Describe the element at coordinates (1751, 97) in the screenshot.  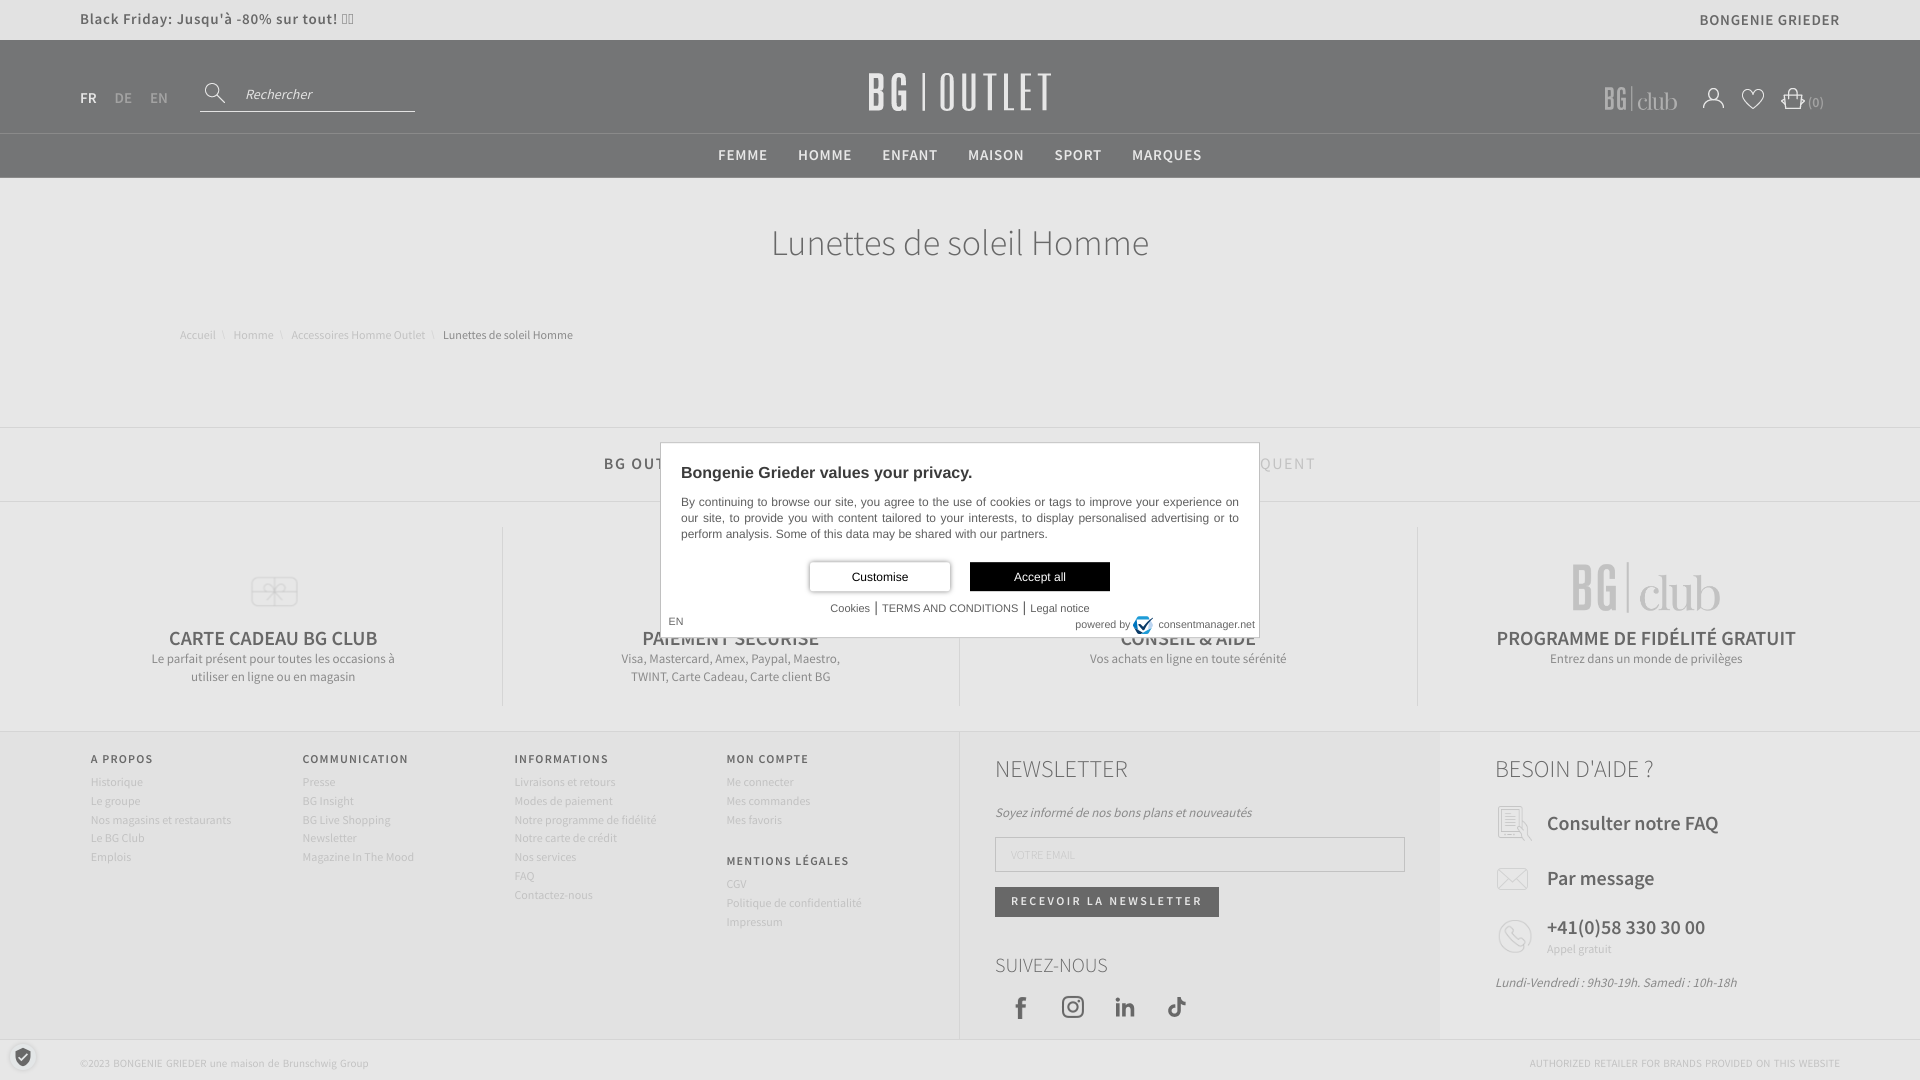
I see `'Mes Favoris'` at that location.